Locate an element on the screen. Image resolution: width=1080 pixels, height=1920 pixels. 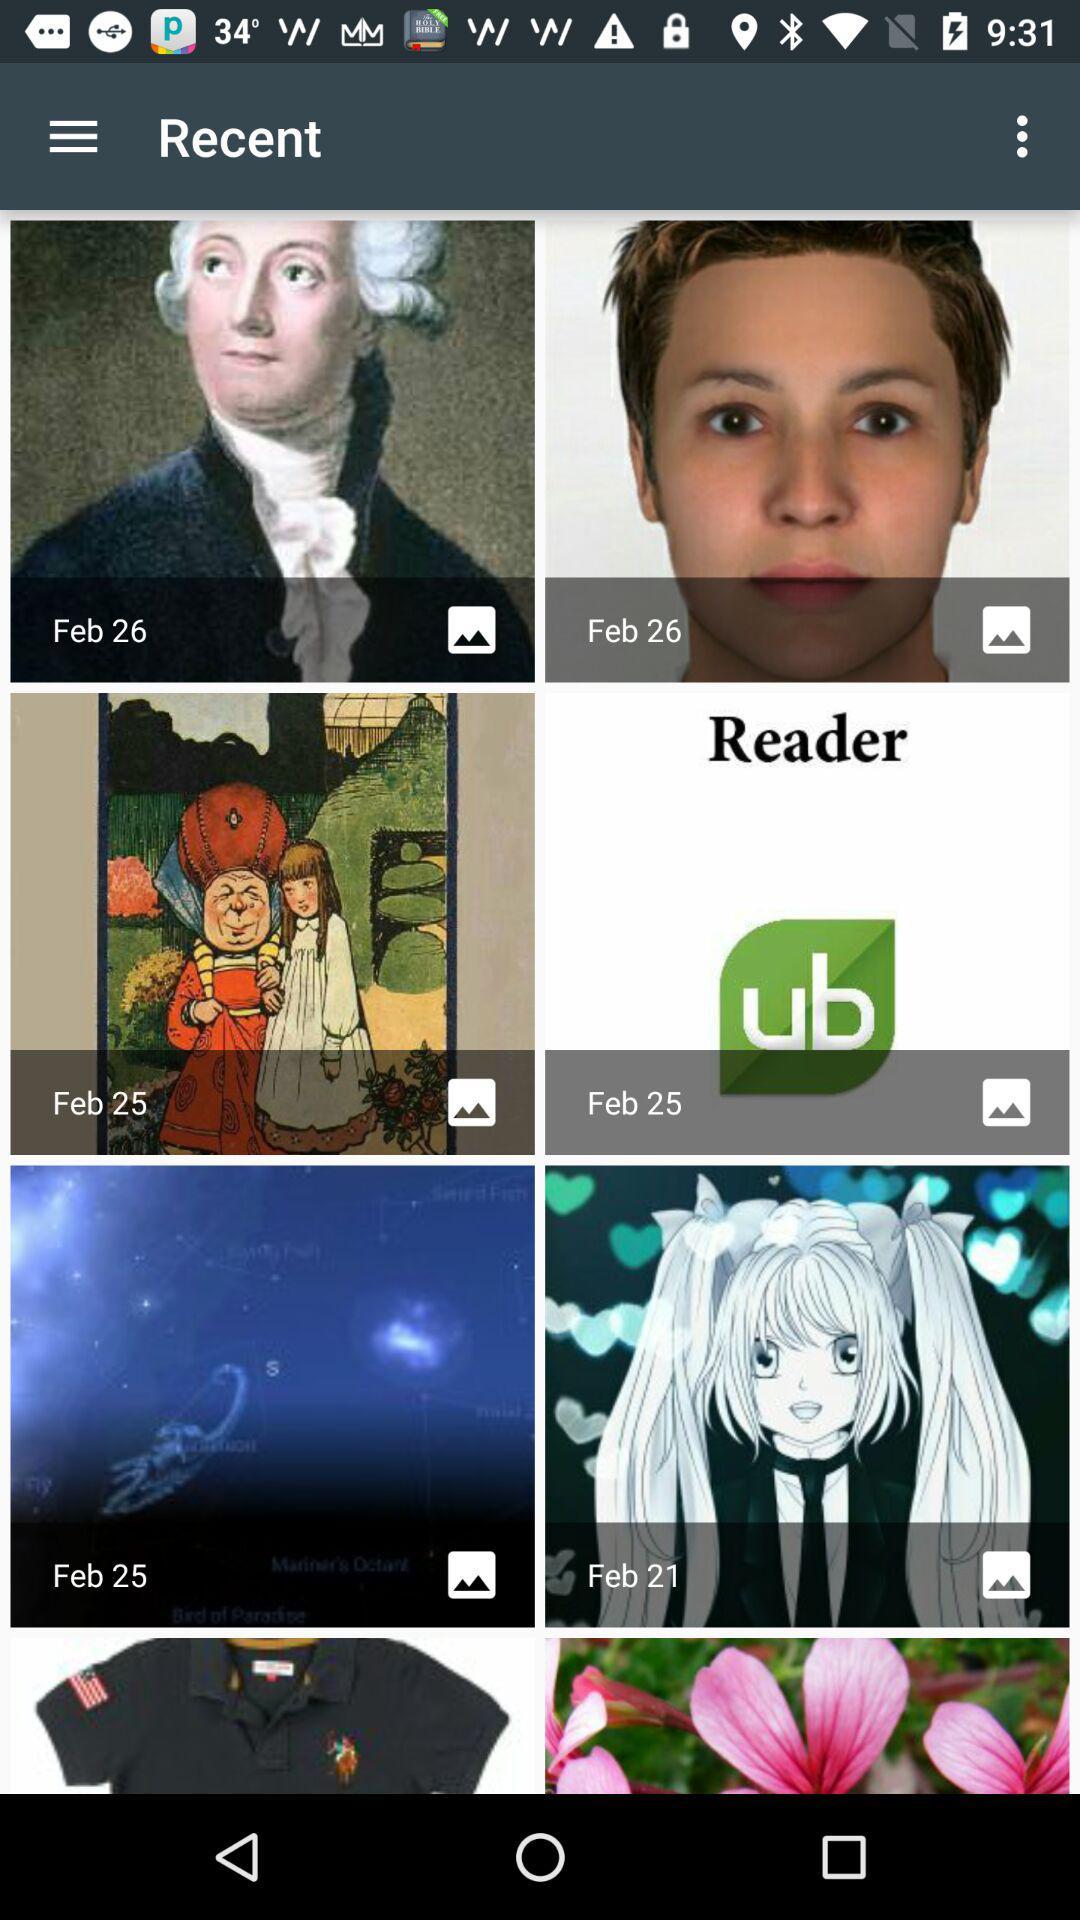
the item to the right of recent item is located at coordinates (1027, 135).